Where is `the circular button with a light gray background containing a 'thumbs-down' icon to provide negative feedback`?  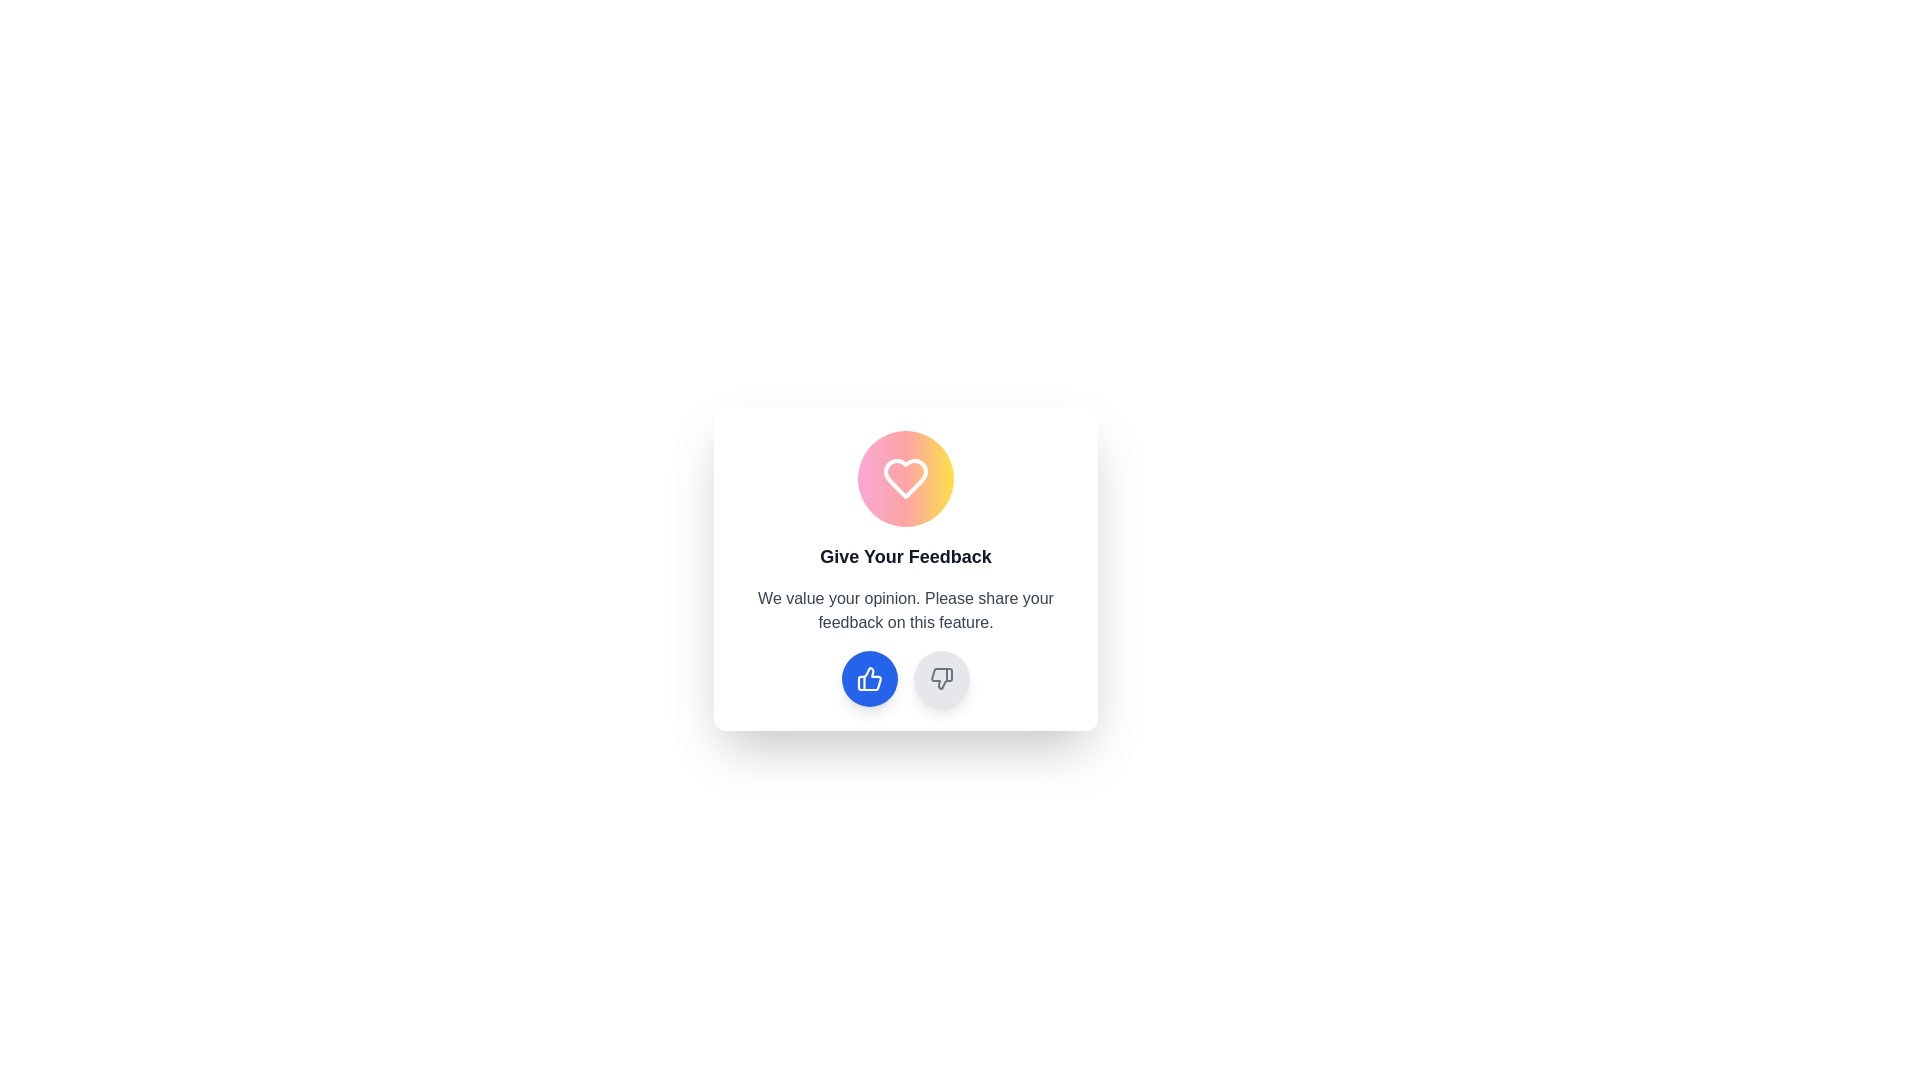
the circular button with a light gray background containing a 'thumbs-down' icon to provide negative feedback is located at coordinates (940, 677).